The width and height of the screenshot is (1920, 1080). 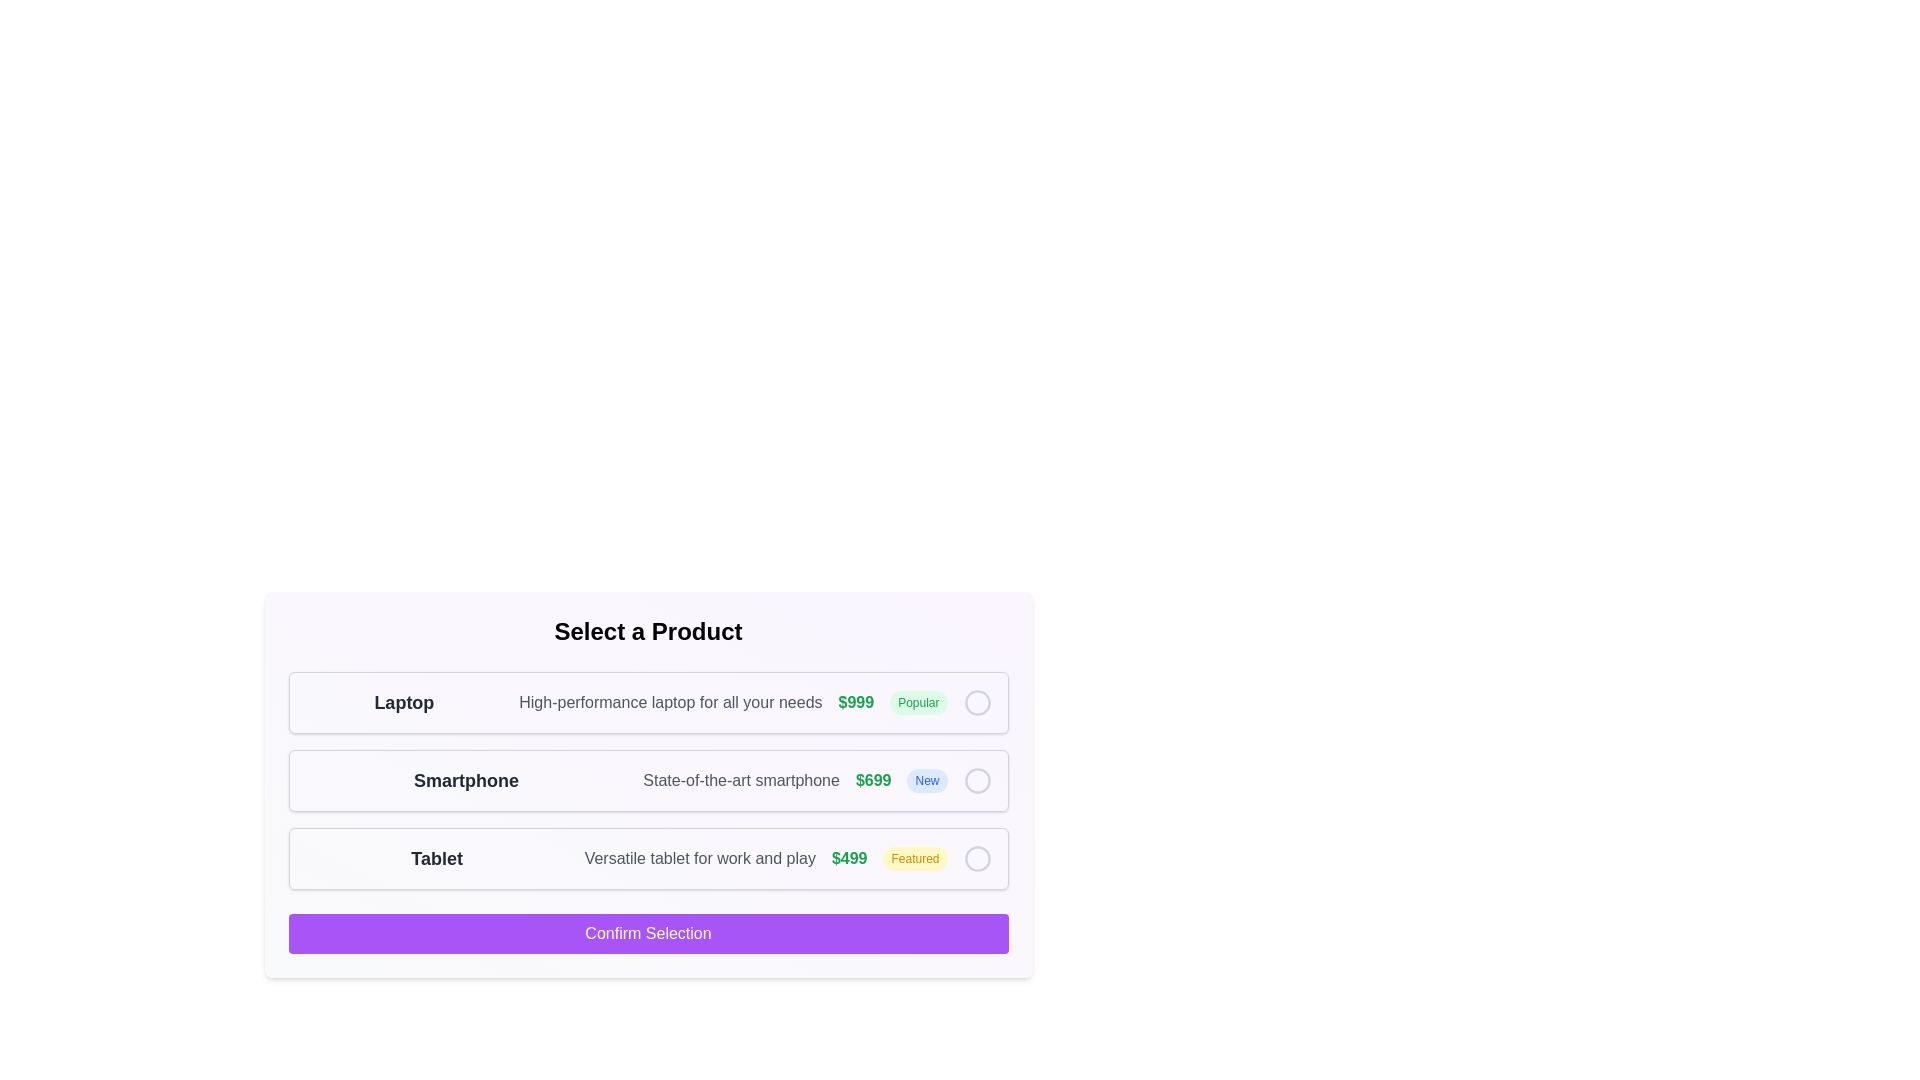 What do you see at coordinates (648, 632) in the screenshot?
I see `the header text that introduces the section above the list of product options` at bounding box center [648, 632].